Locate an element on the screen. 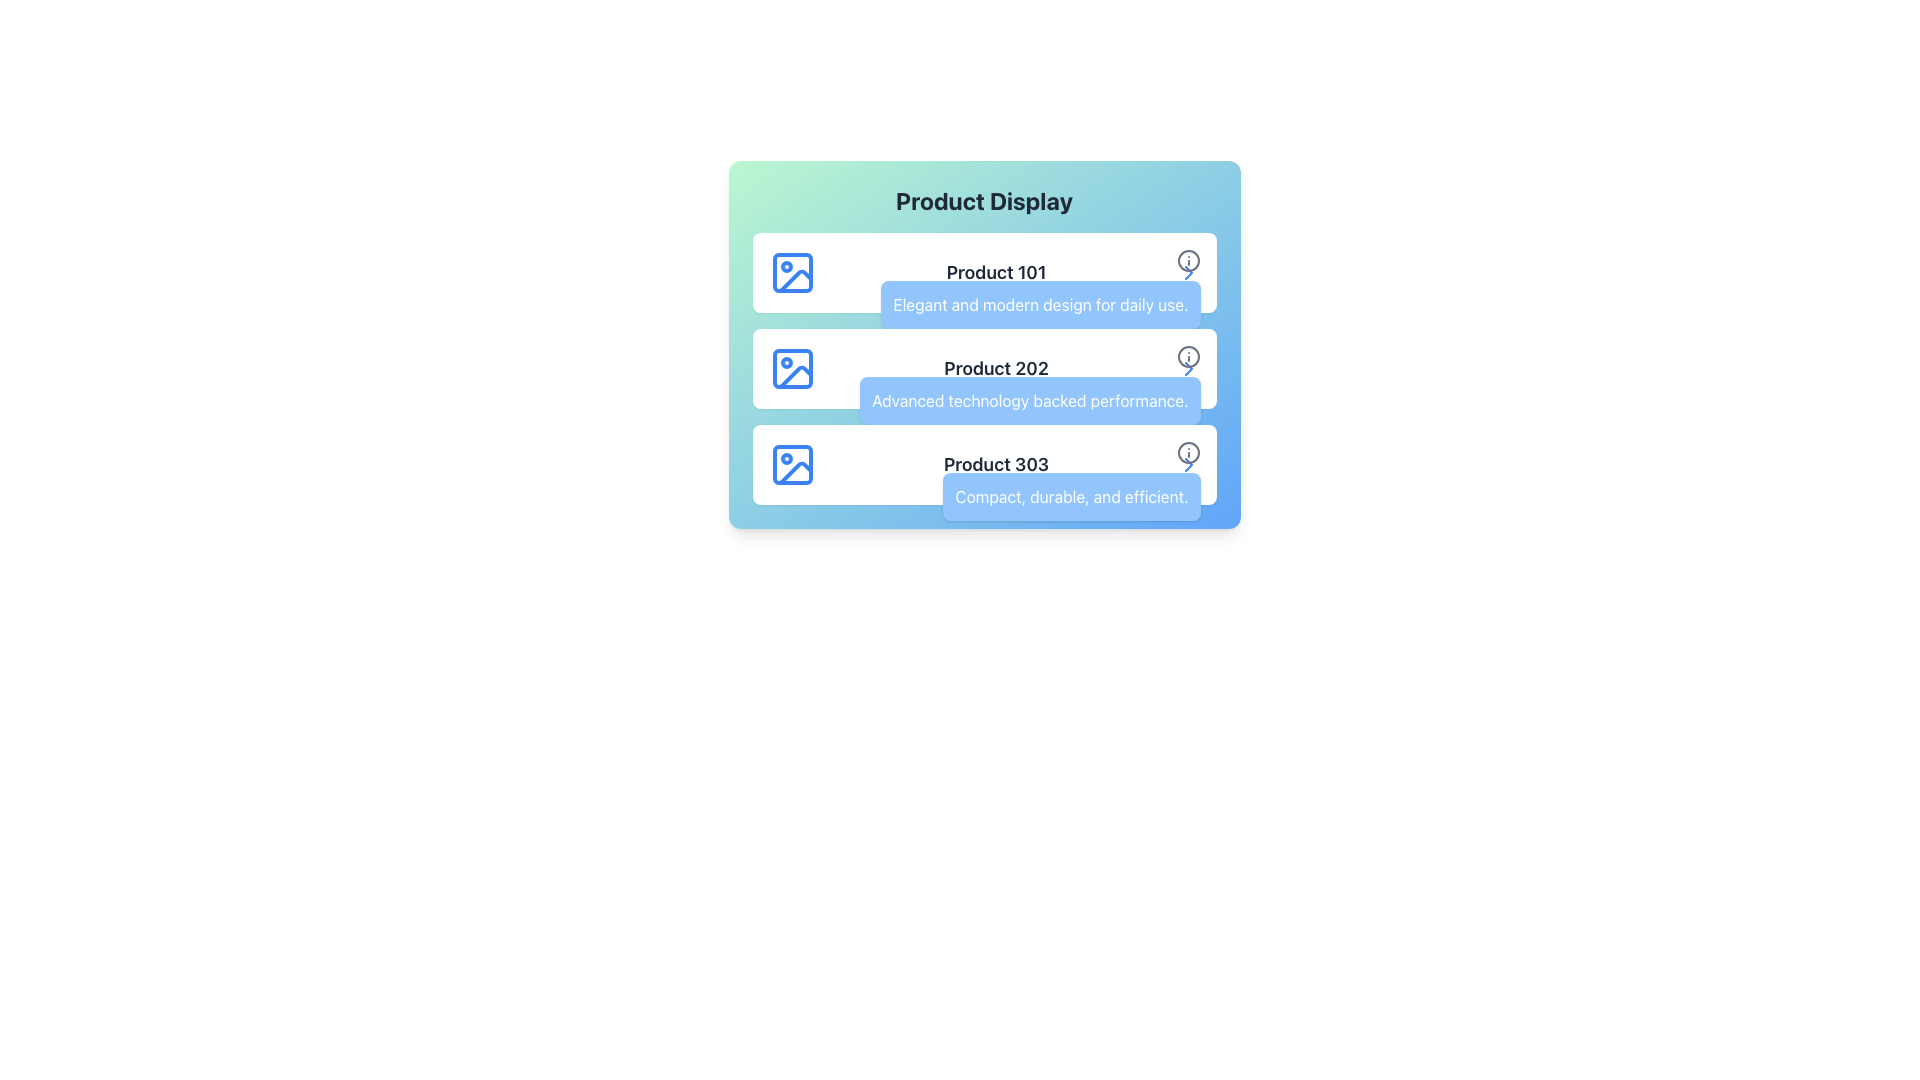  the decorative icon representing 'Product 303' located on the left side of the third product item in the 'Product Display' list is located at coordinates (791, 465).